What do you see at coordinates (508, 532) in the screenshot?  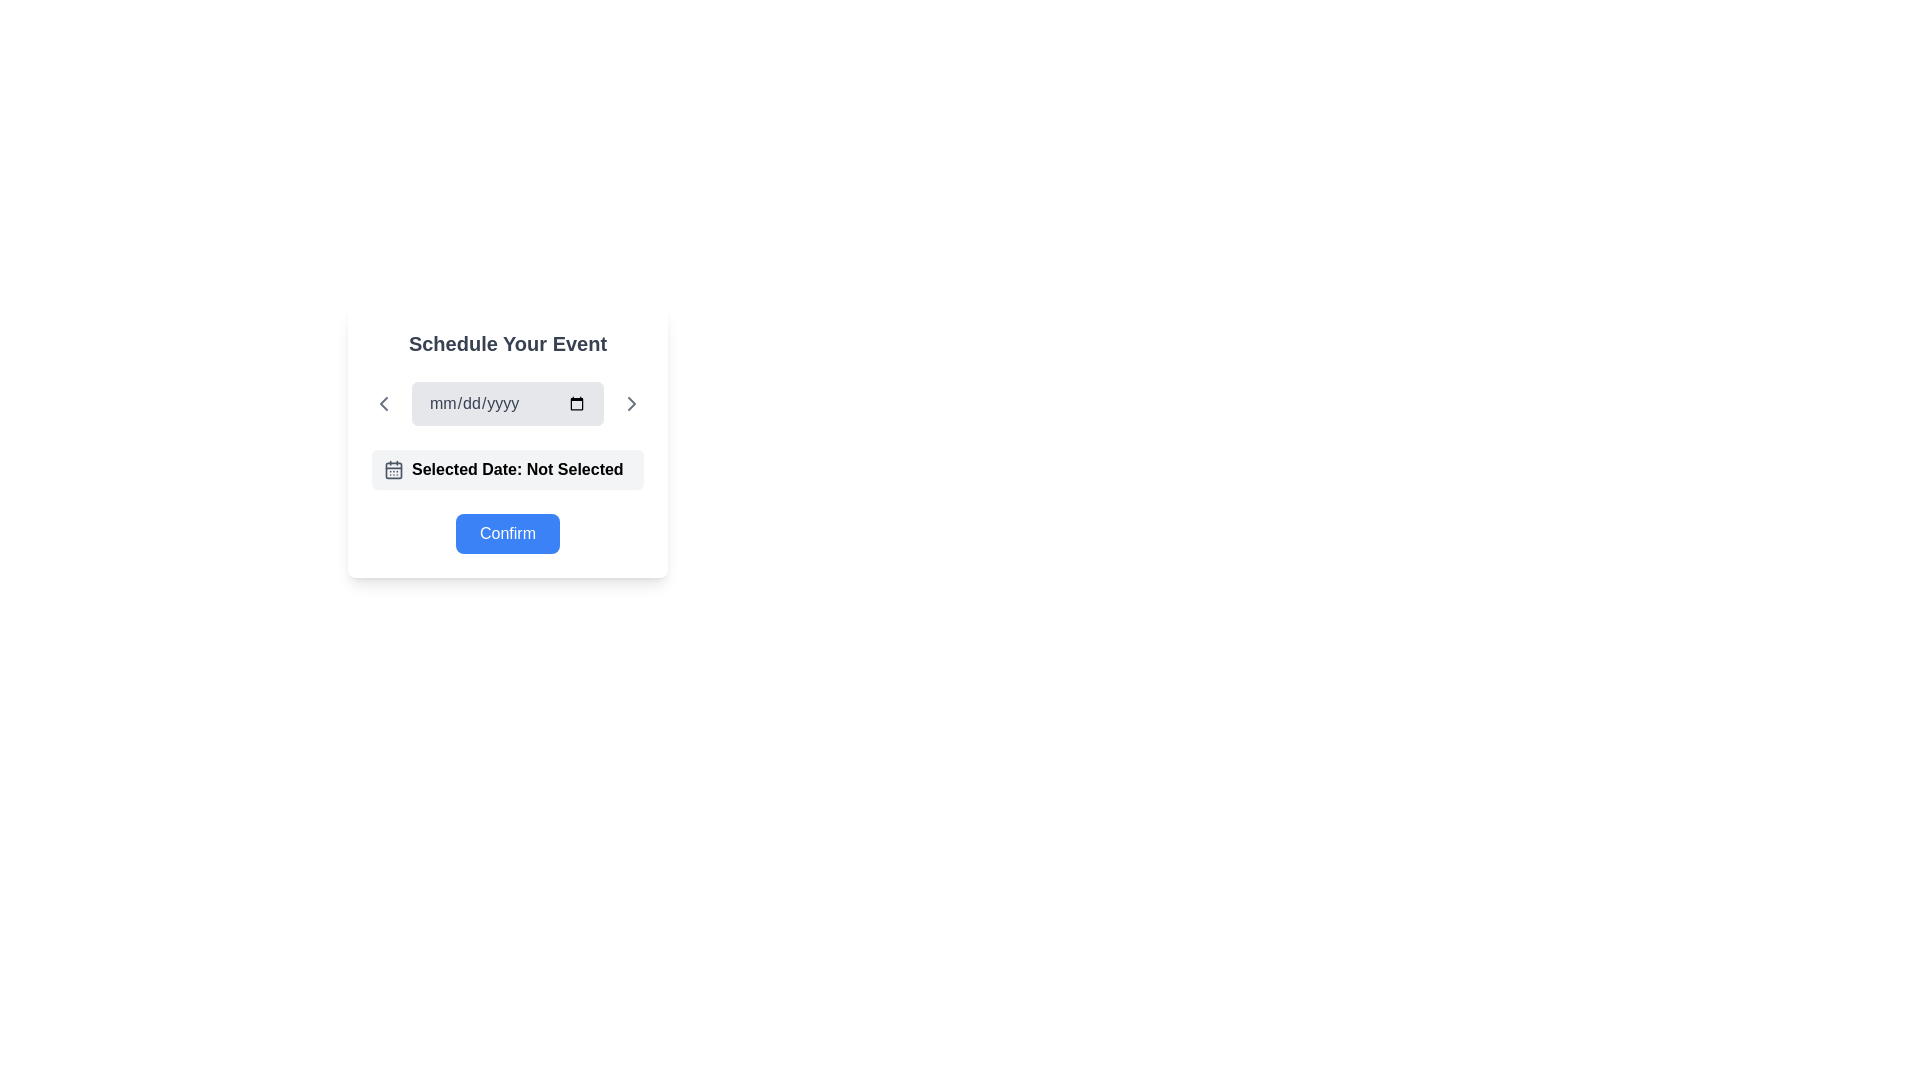 I see `the 'Confirm' button located at the bottom of the 'Schedule Your Event' dialog, below the text 'Selected Date: Not Selected', to finalize the action` at bounding box center [508, 532].